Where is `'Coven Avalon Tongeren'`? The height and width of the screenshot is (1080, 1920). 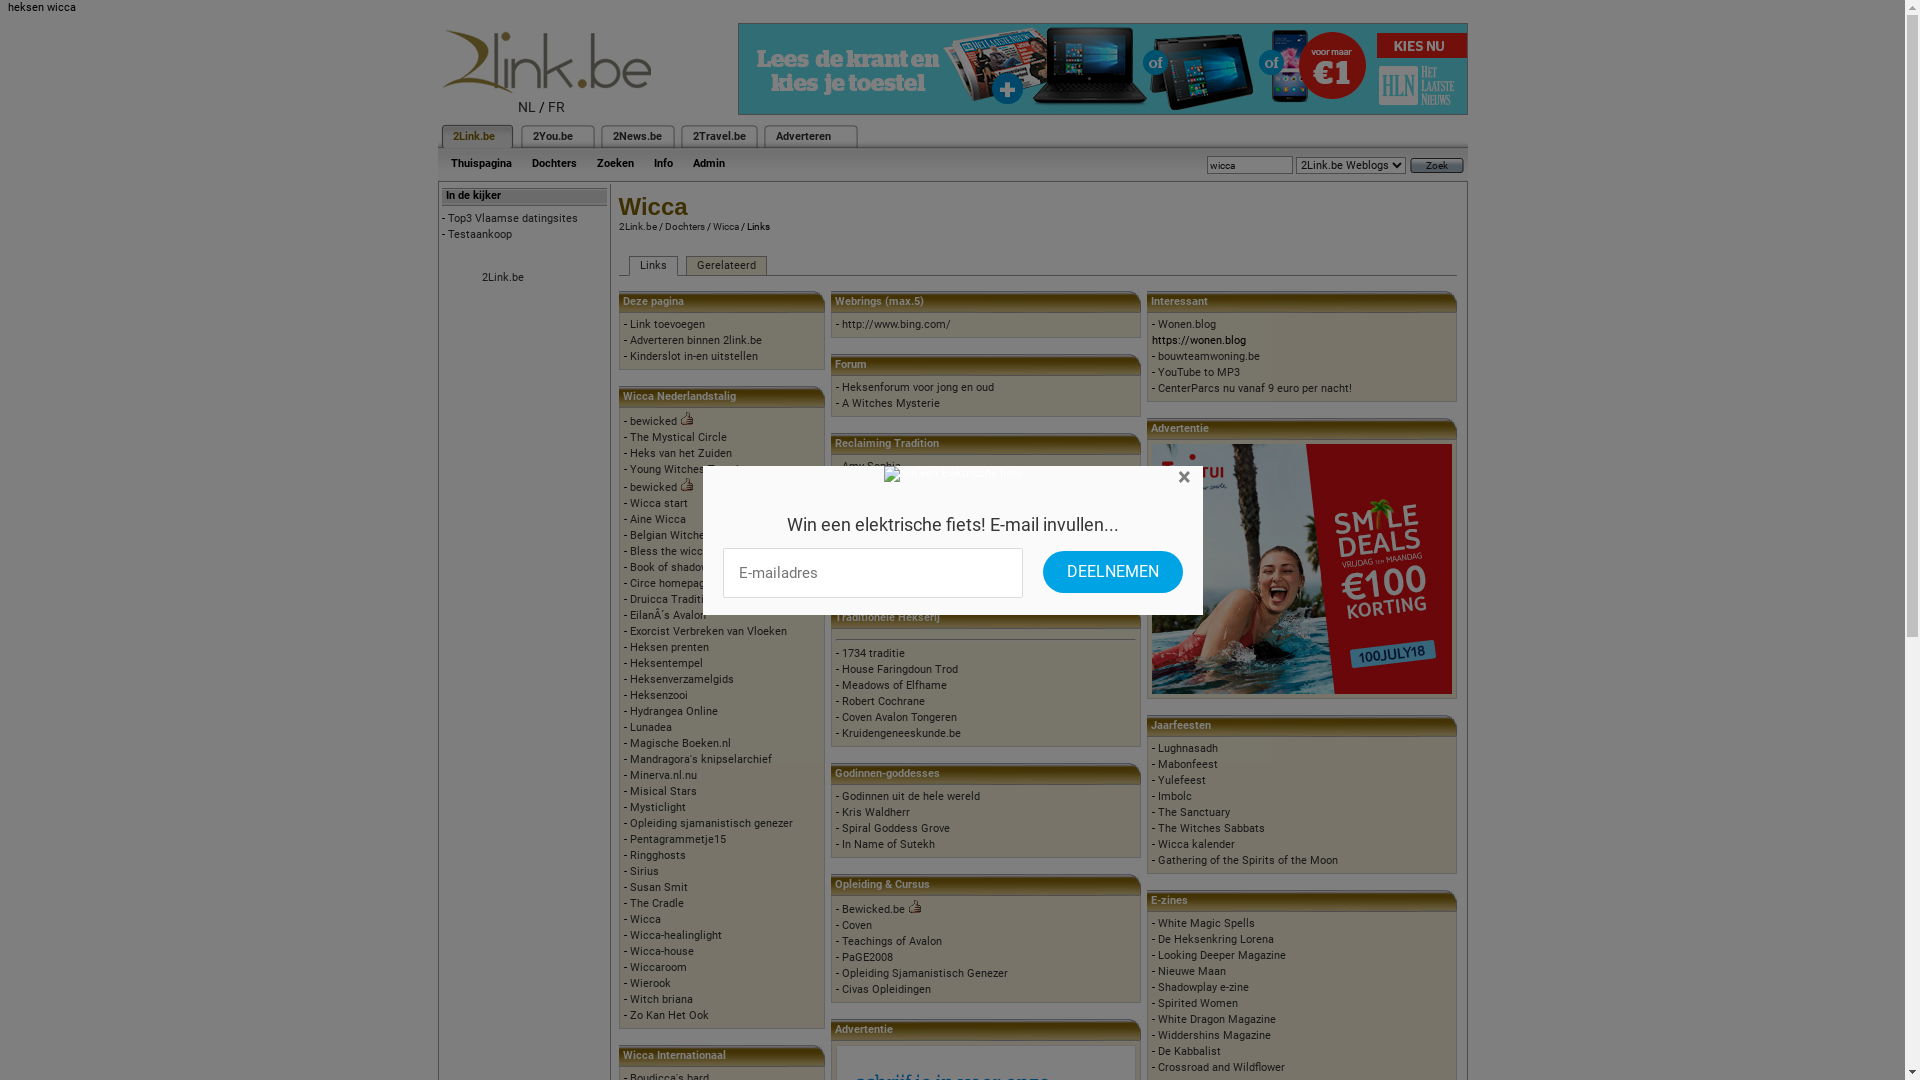 'Coven Avalon Tongeren' is located at coordinates (898, 716).